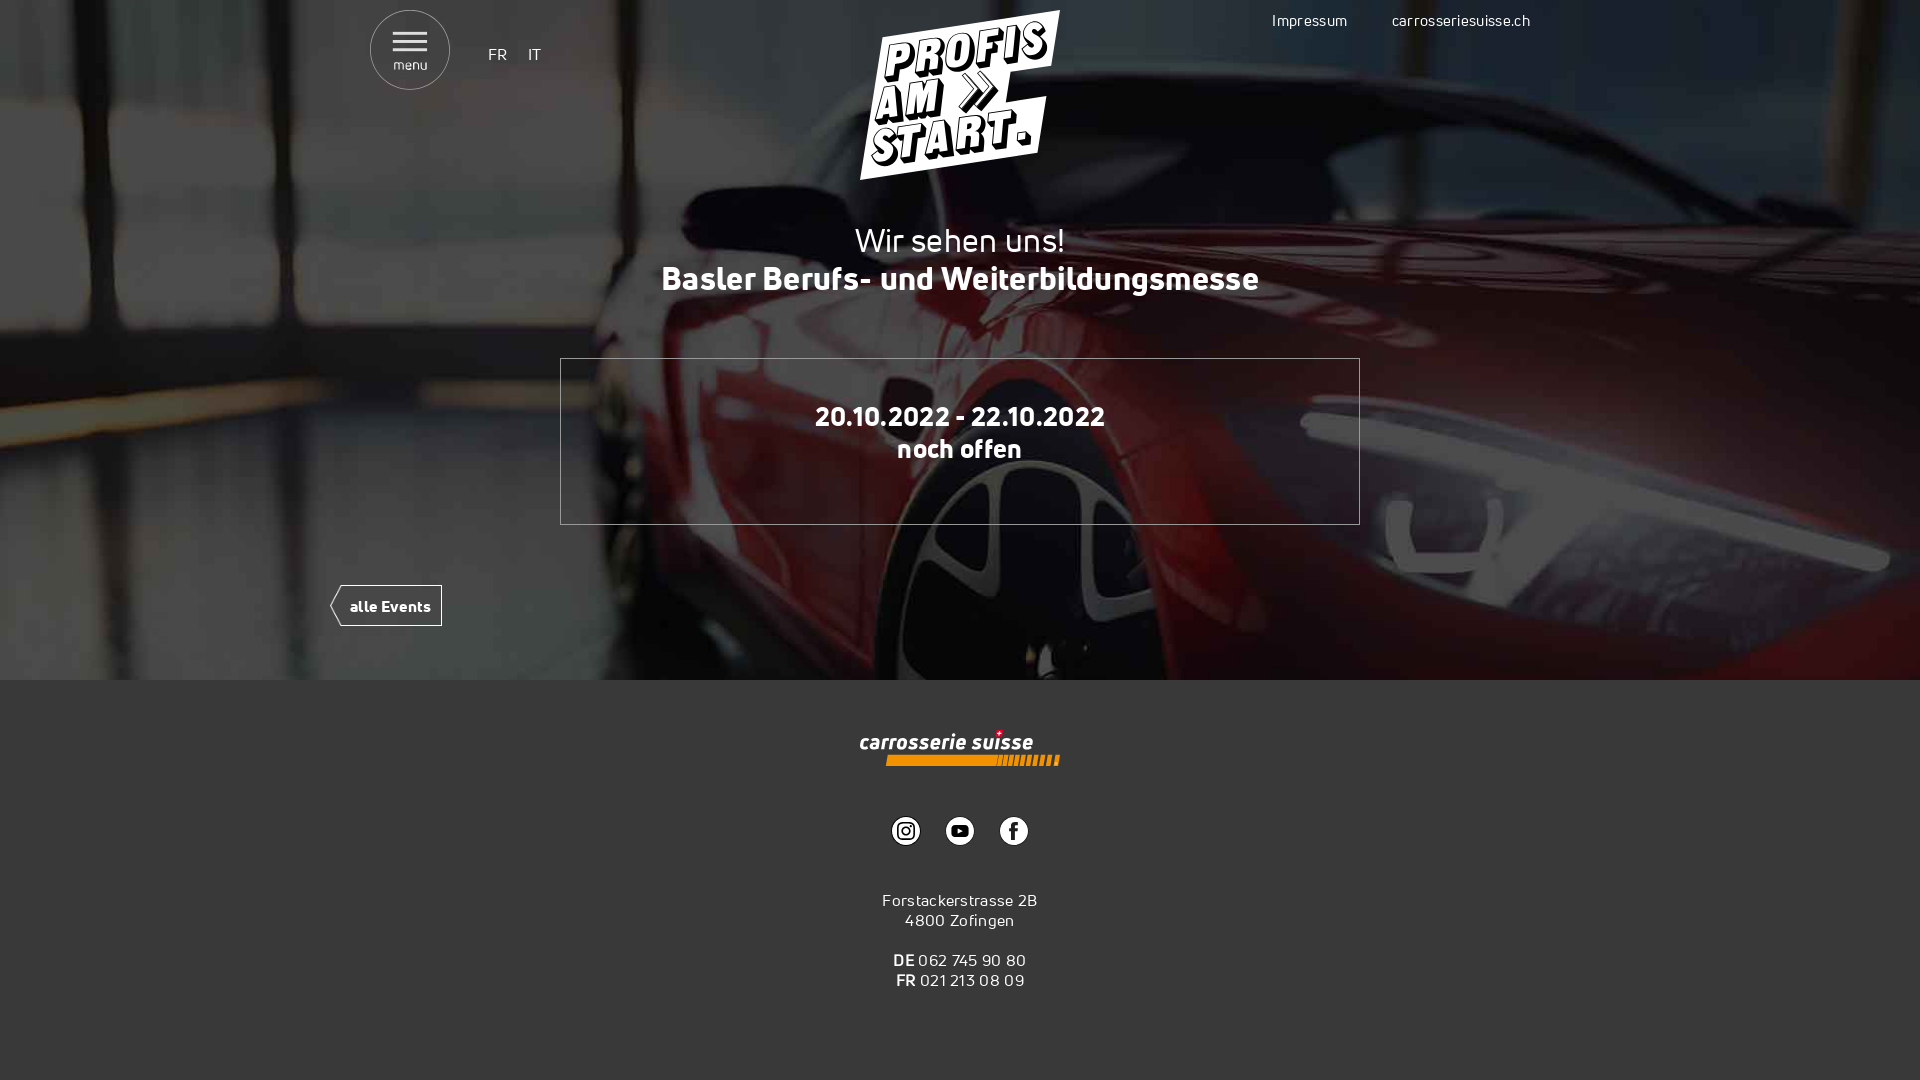  I want to click on 'carrosseriesuisse.ch', so click(1460, 20).